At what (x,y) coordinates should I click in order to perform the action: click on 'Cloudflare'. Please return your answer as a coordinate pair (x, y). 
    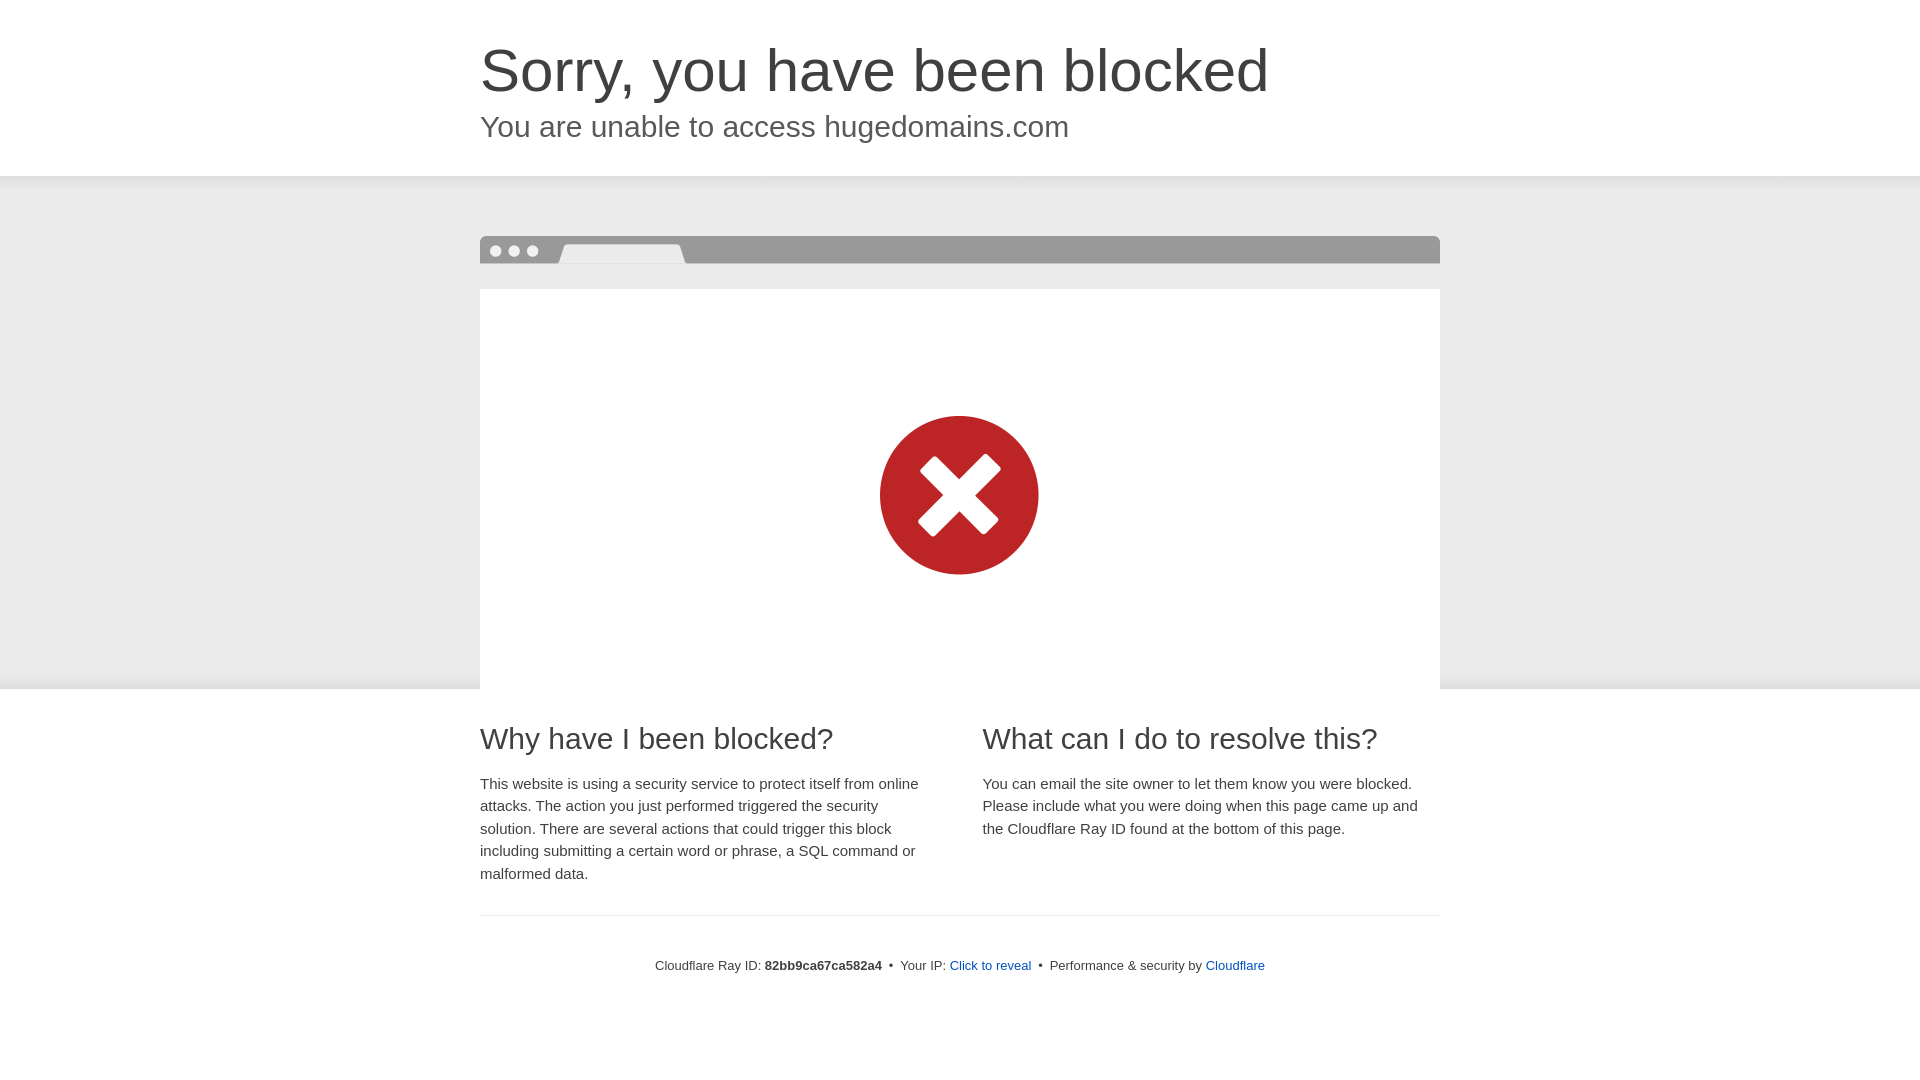
    Looking at the image, I should click on (1234, 964).